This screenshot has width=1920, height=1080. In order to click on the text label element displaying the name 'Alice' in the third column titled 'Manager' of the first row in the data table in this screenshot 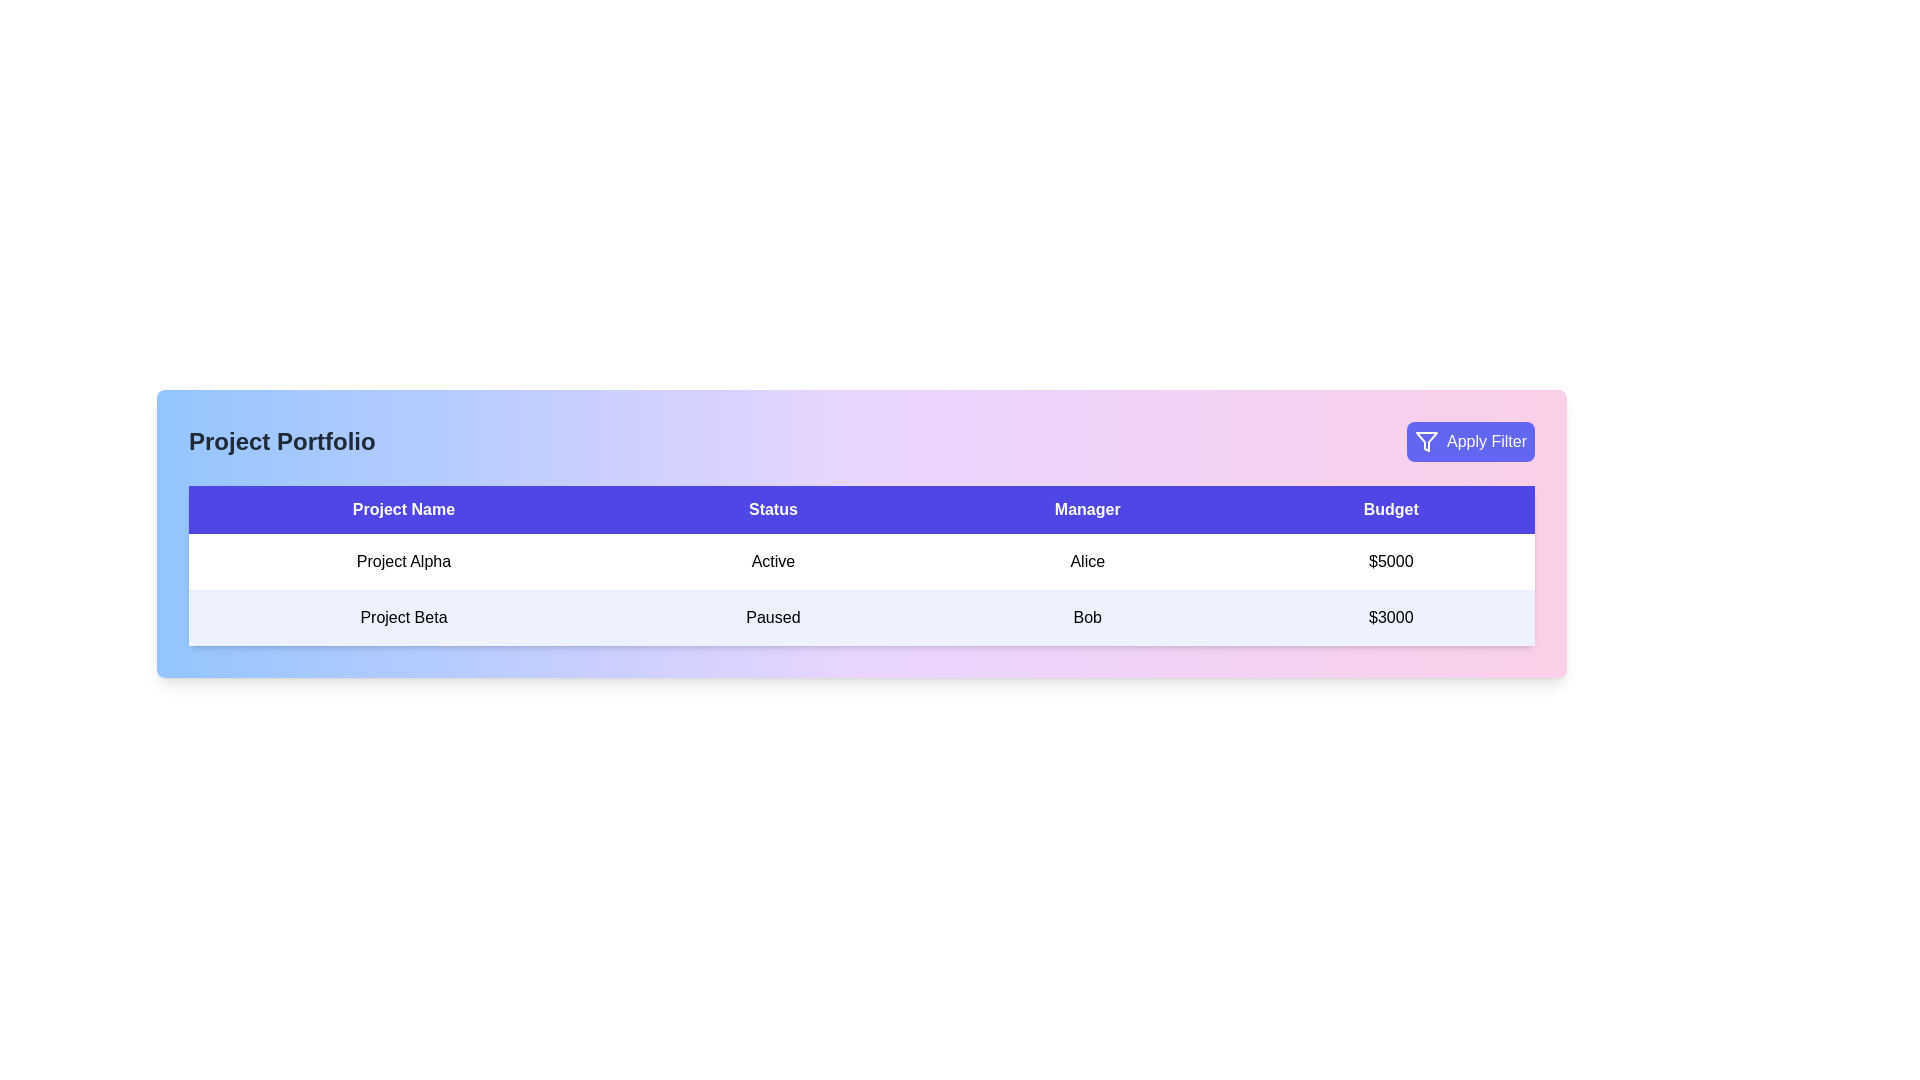, I will do `click(1086, 562)`.